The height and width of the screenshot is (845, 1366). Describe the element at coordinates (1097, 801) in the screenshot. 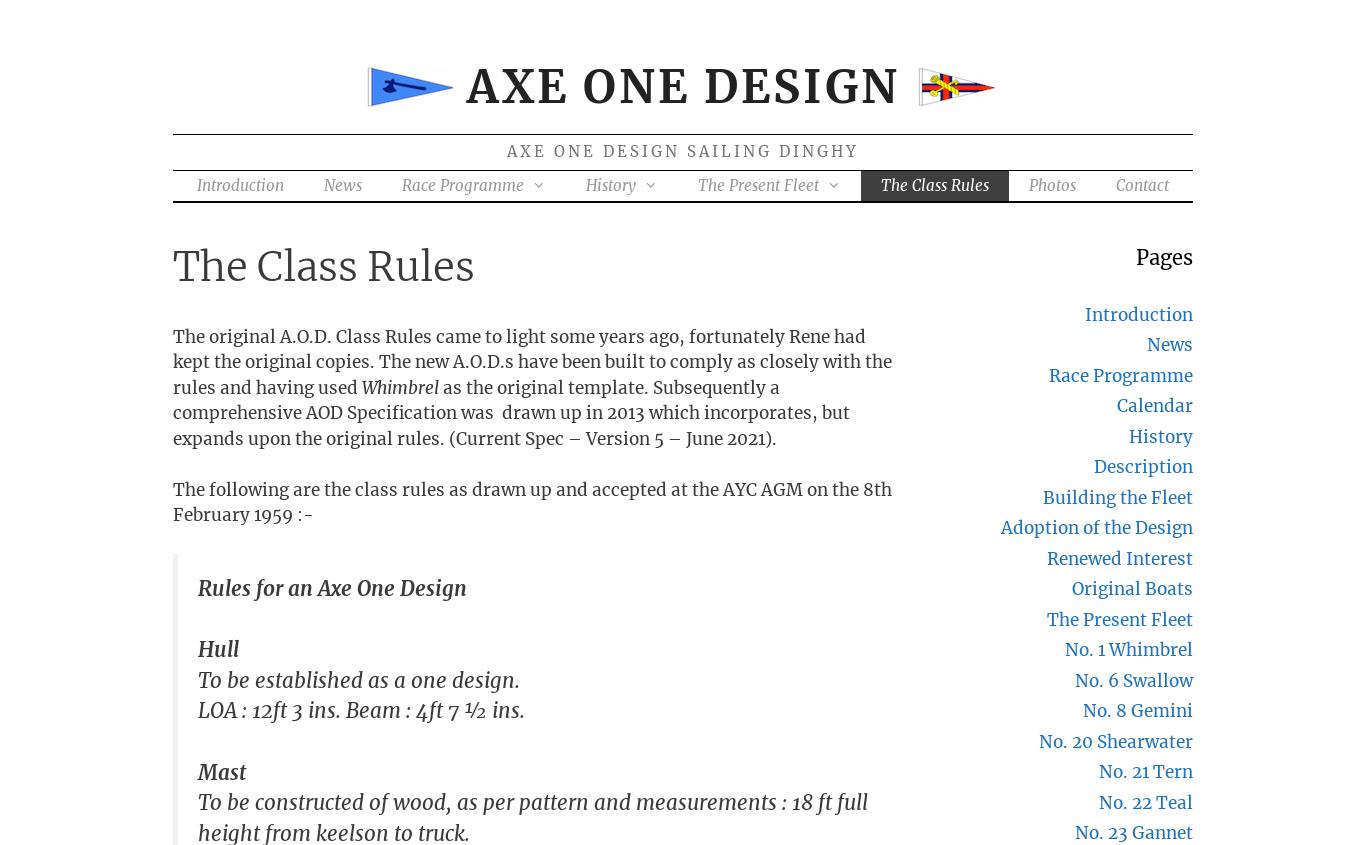

I see `'No. 22 Teal'` at that location.